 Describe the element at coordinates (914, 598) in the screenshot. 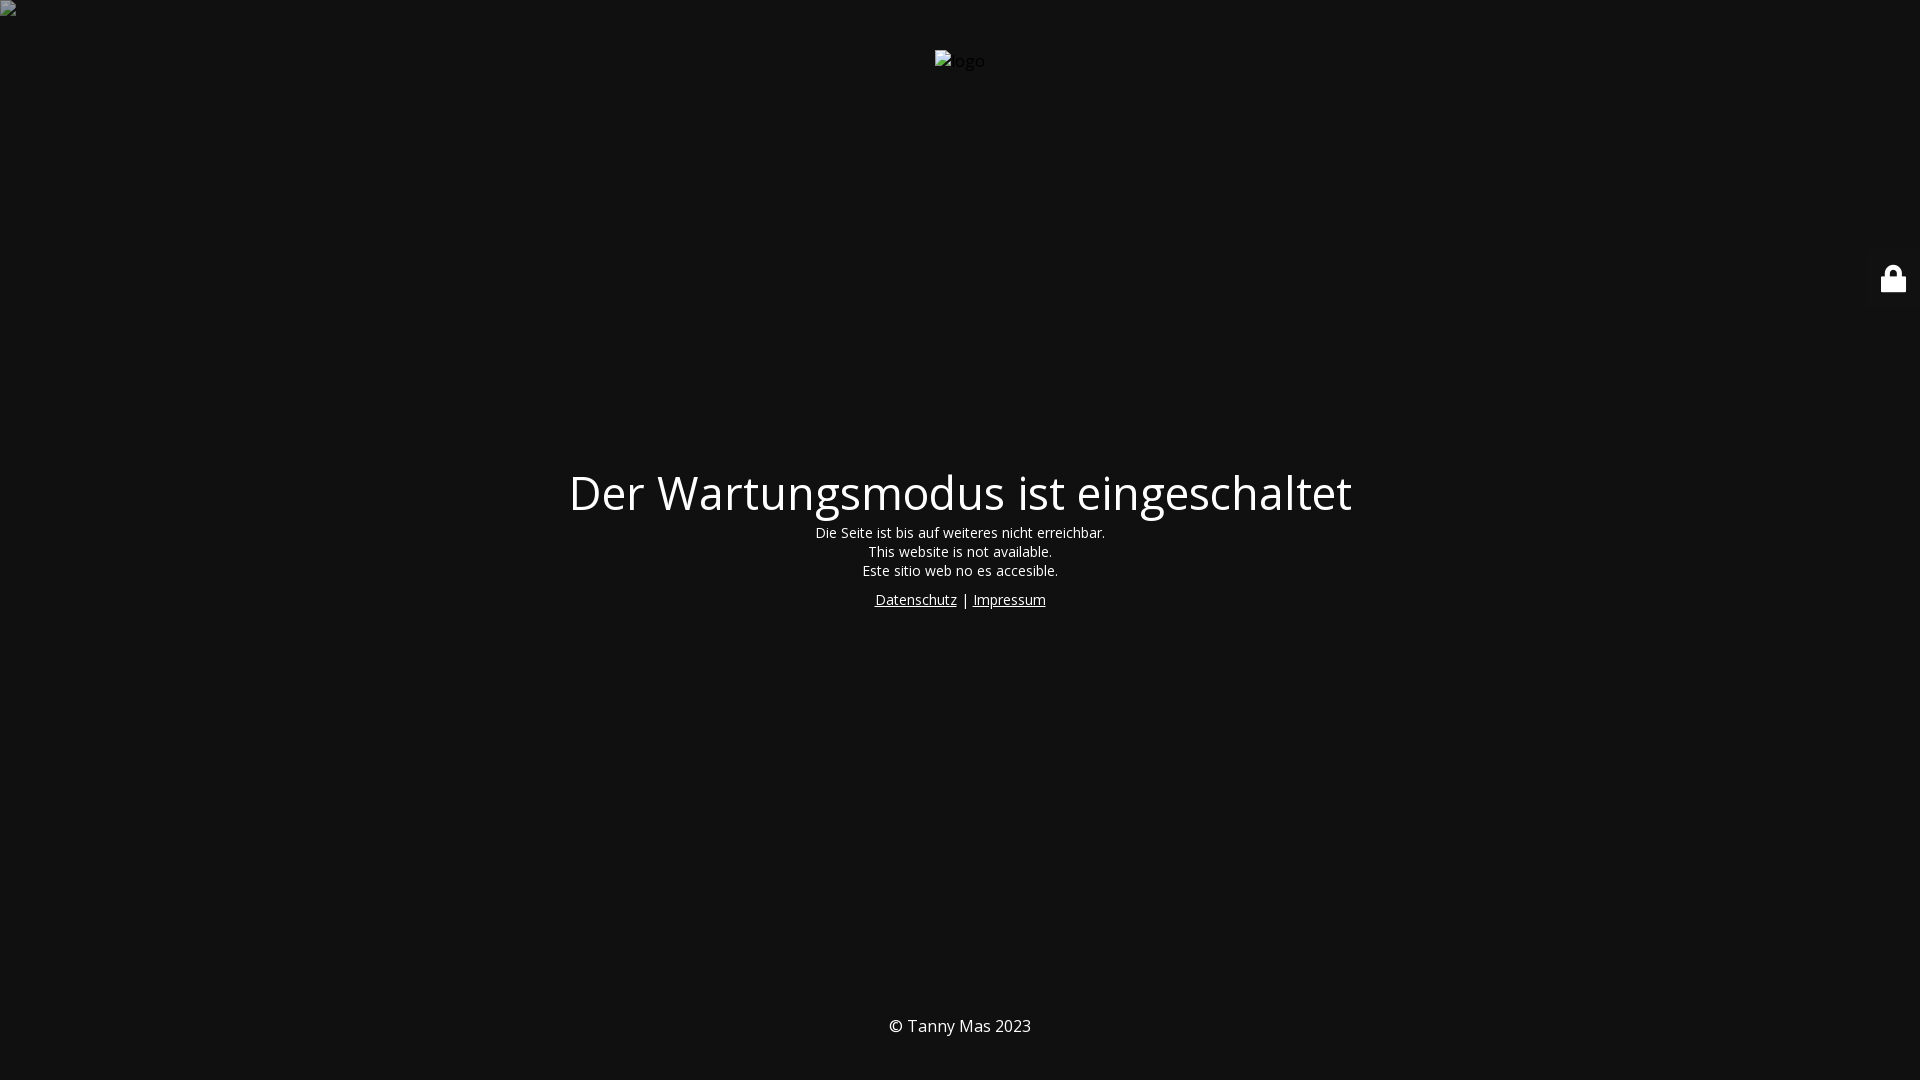

I see `'Datenschutz'` at that location.